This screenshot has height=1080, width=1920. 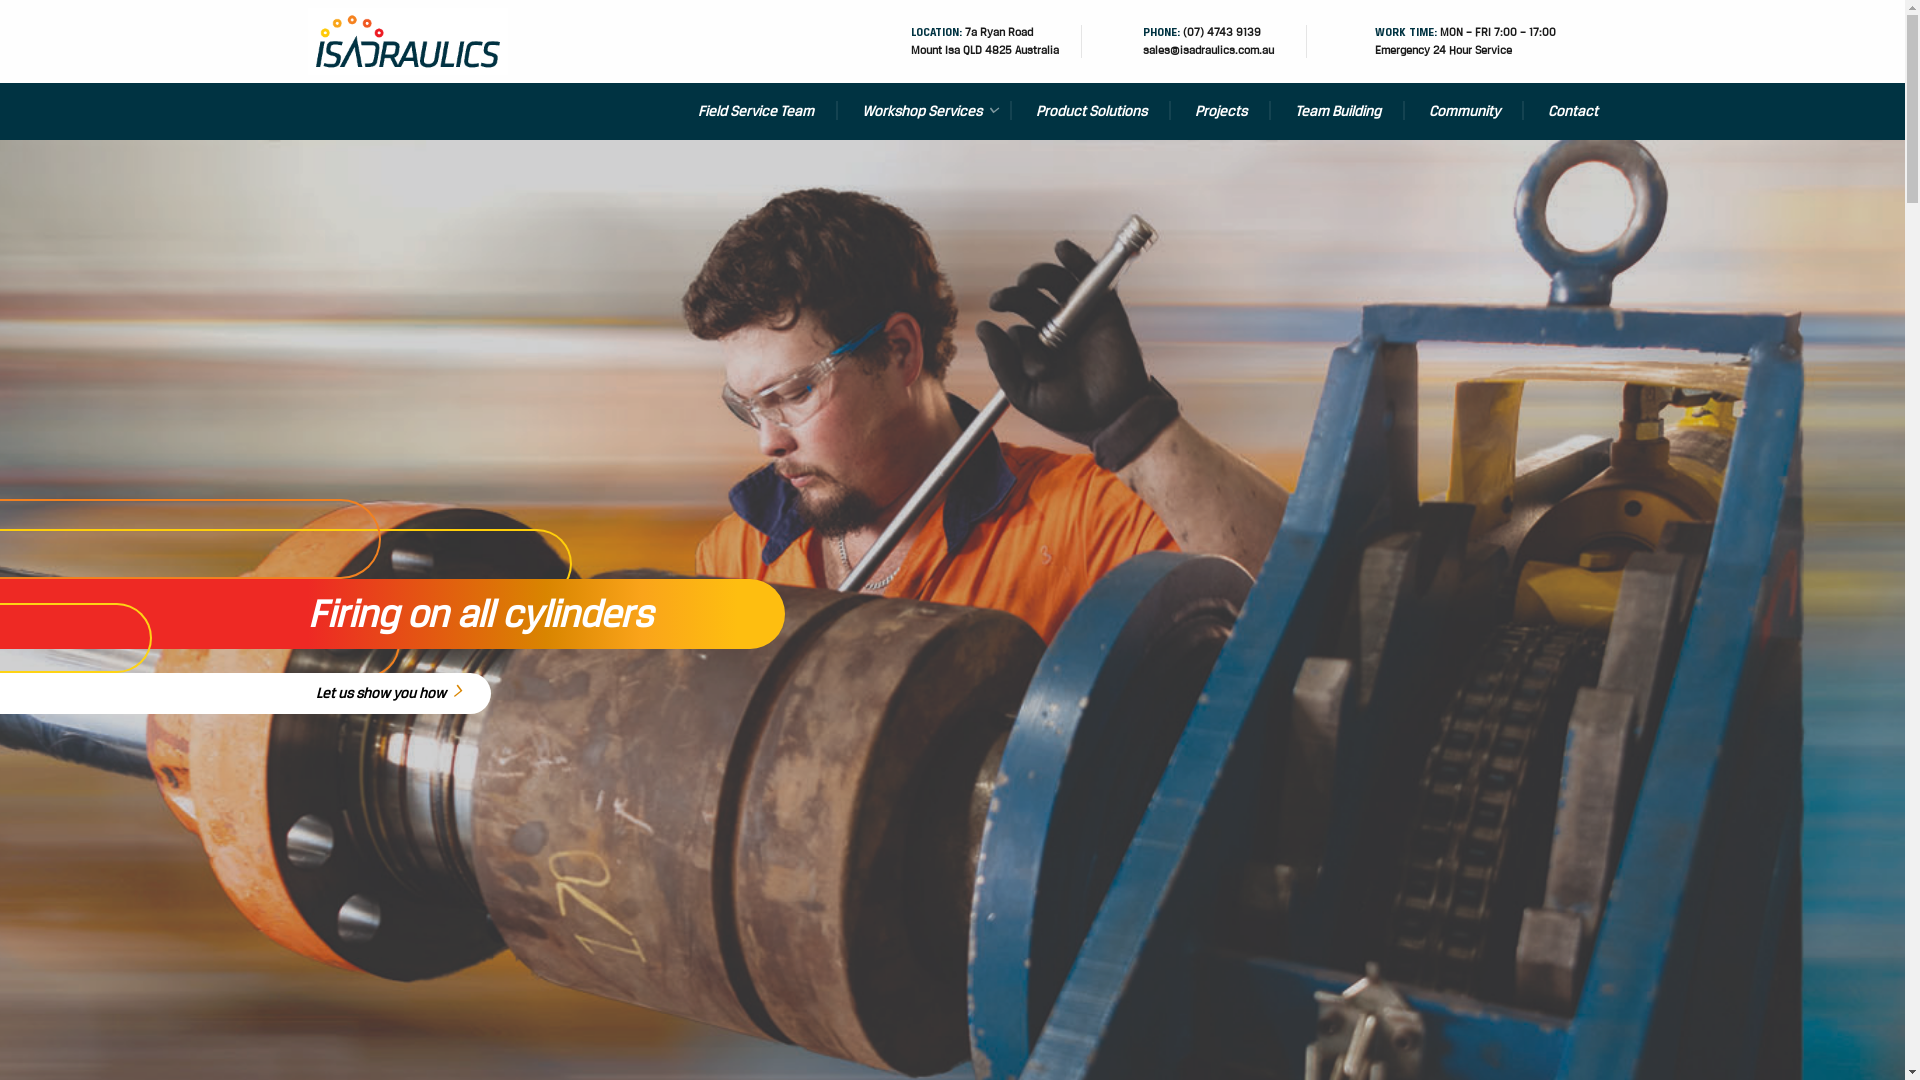 I want to click on 'Workshop Services', so click(x=924, y=111).